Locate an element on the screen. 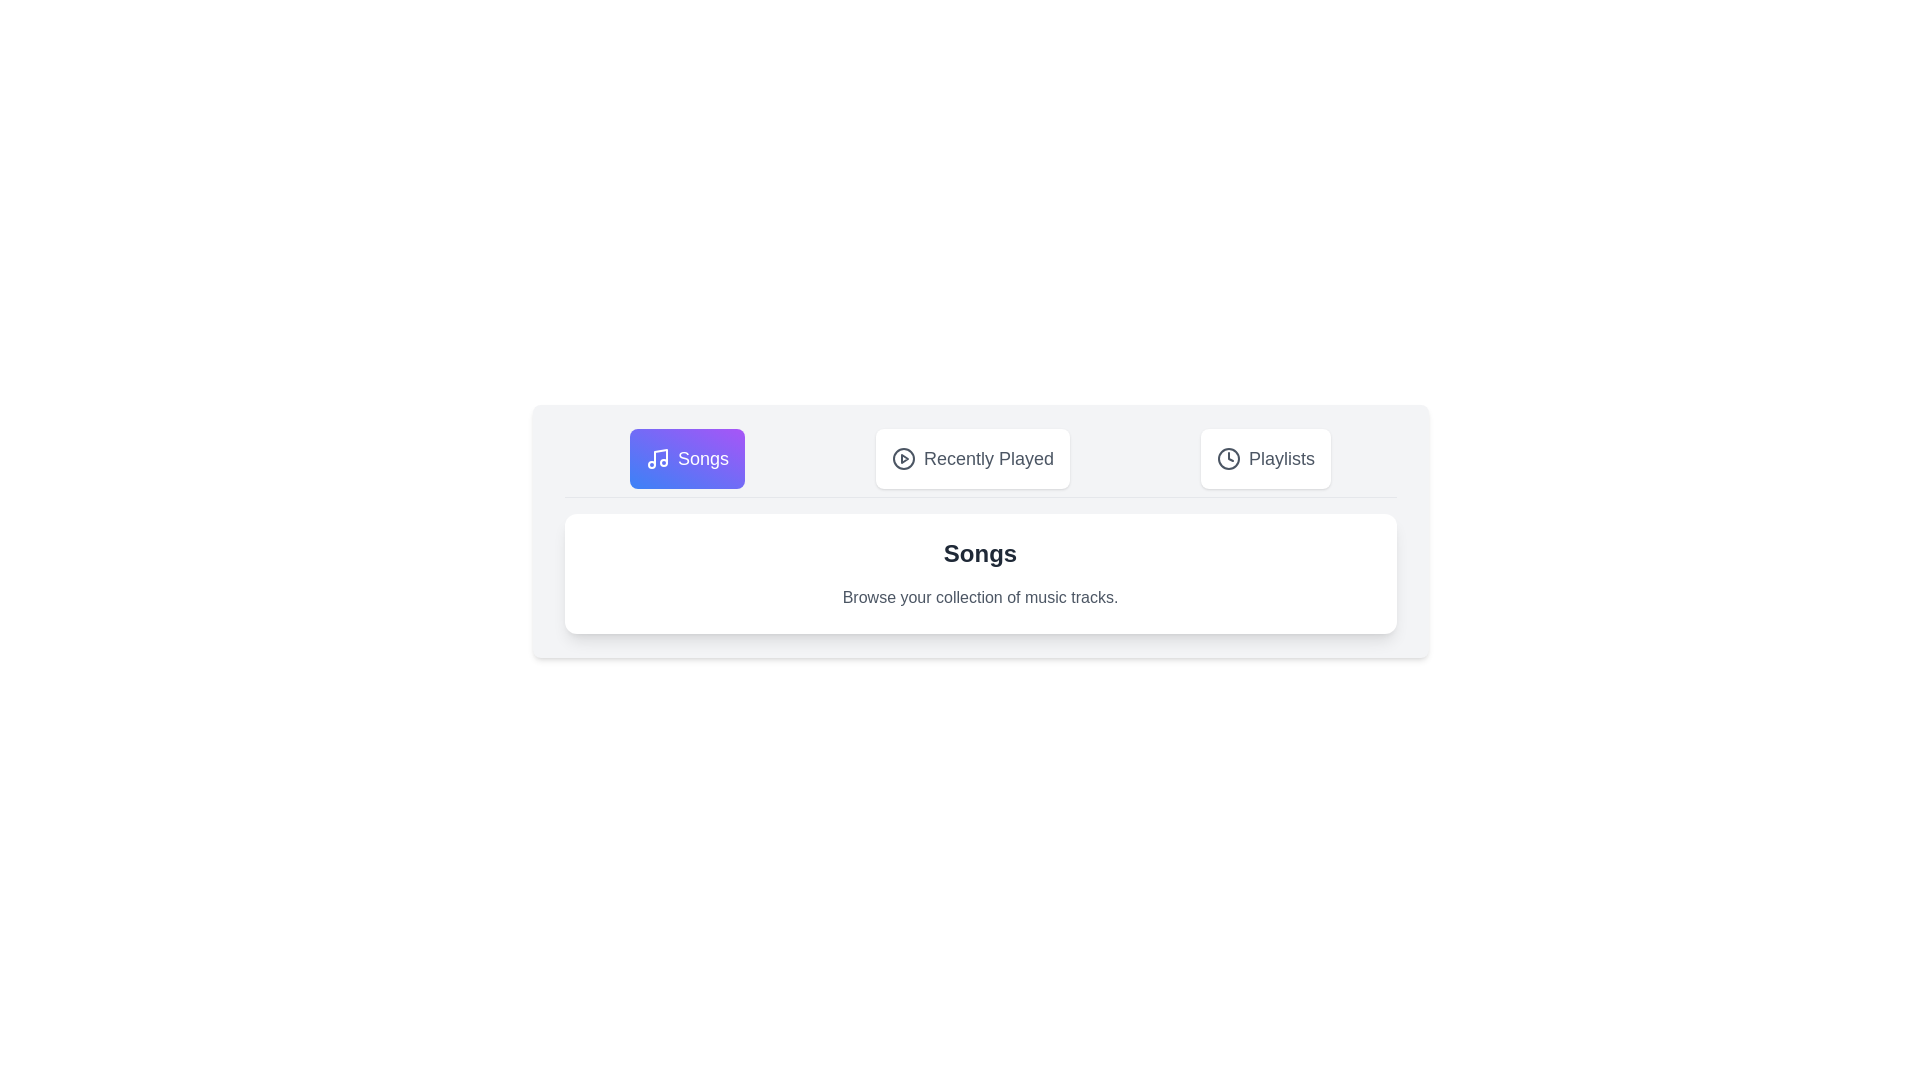  the tab labeled Recently Played is located at coordinates (973, 459).